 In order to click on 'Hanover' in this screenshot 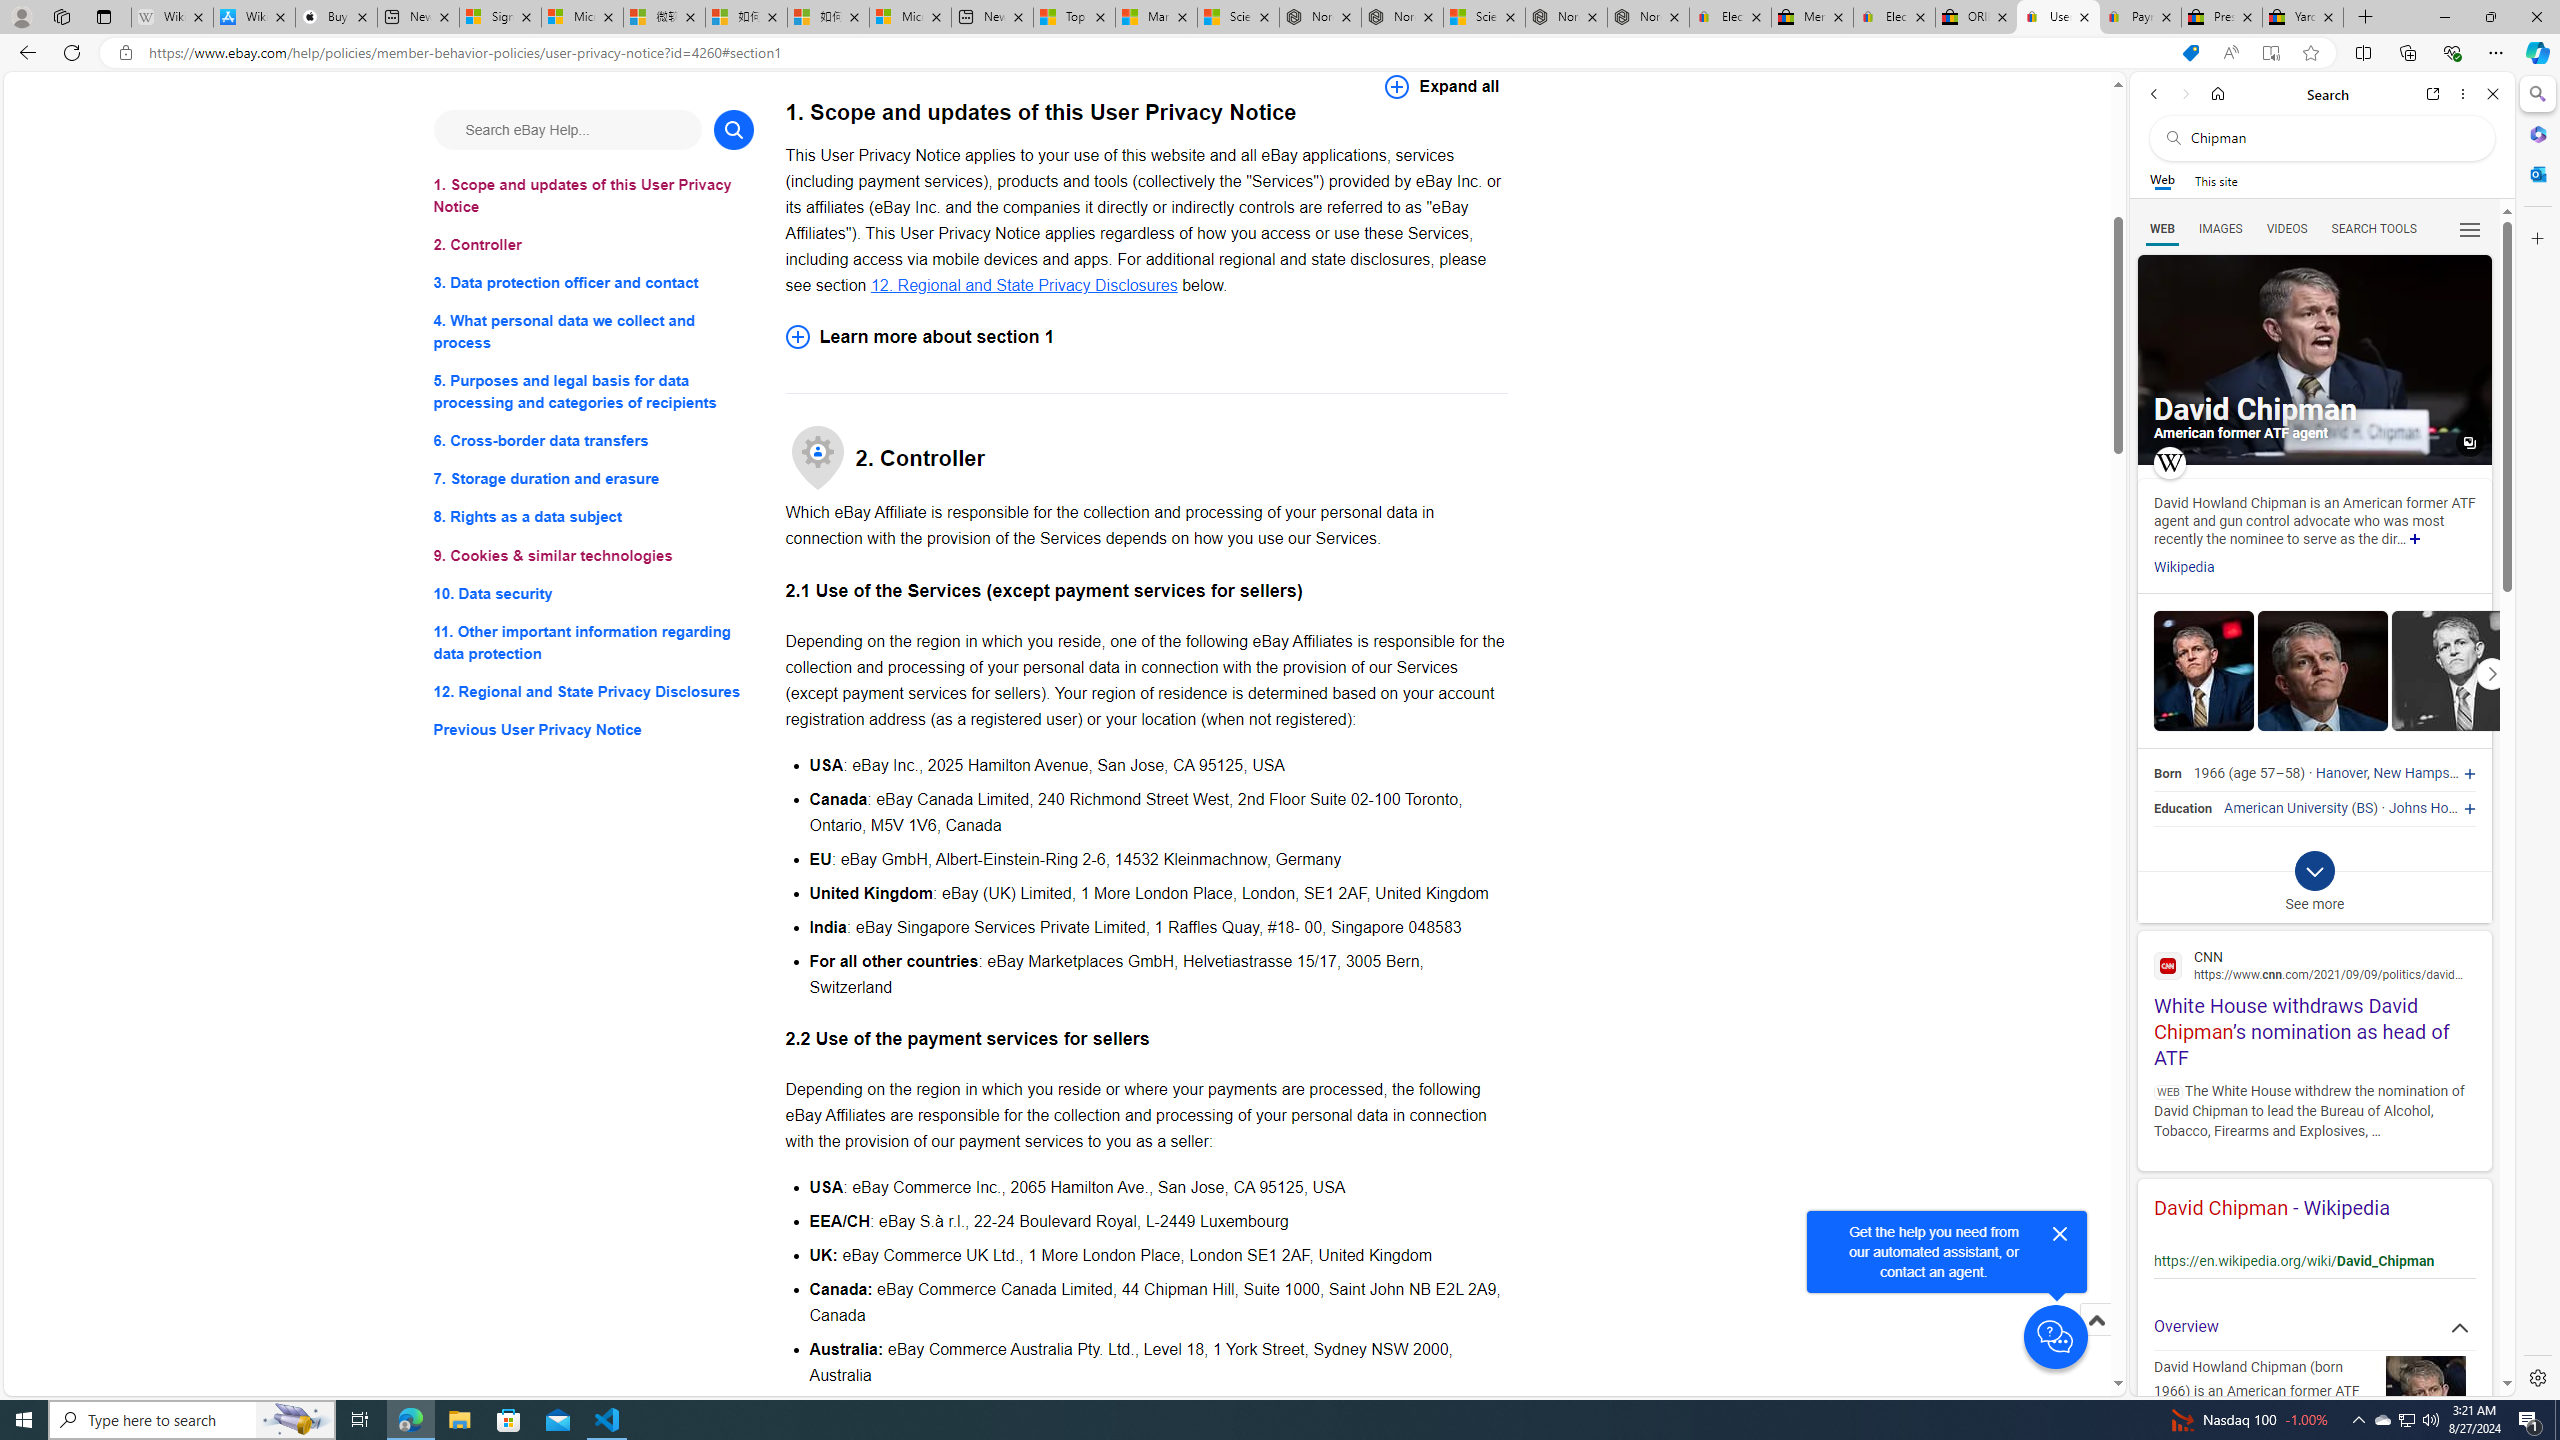, I will do `click(2340, 773)`.